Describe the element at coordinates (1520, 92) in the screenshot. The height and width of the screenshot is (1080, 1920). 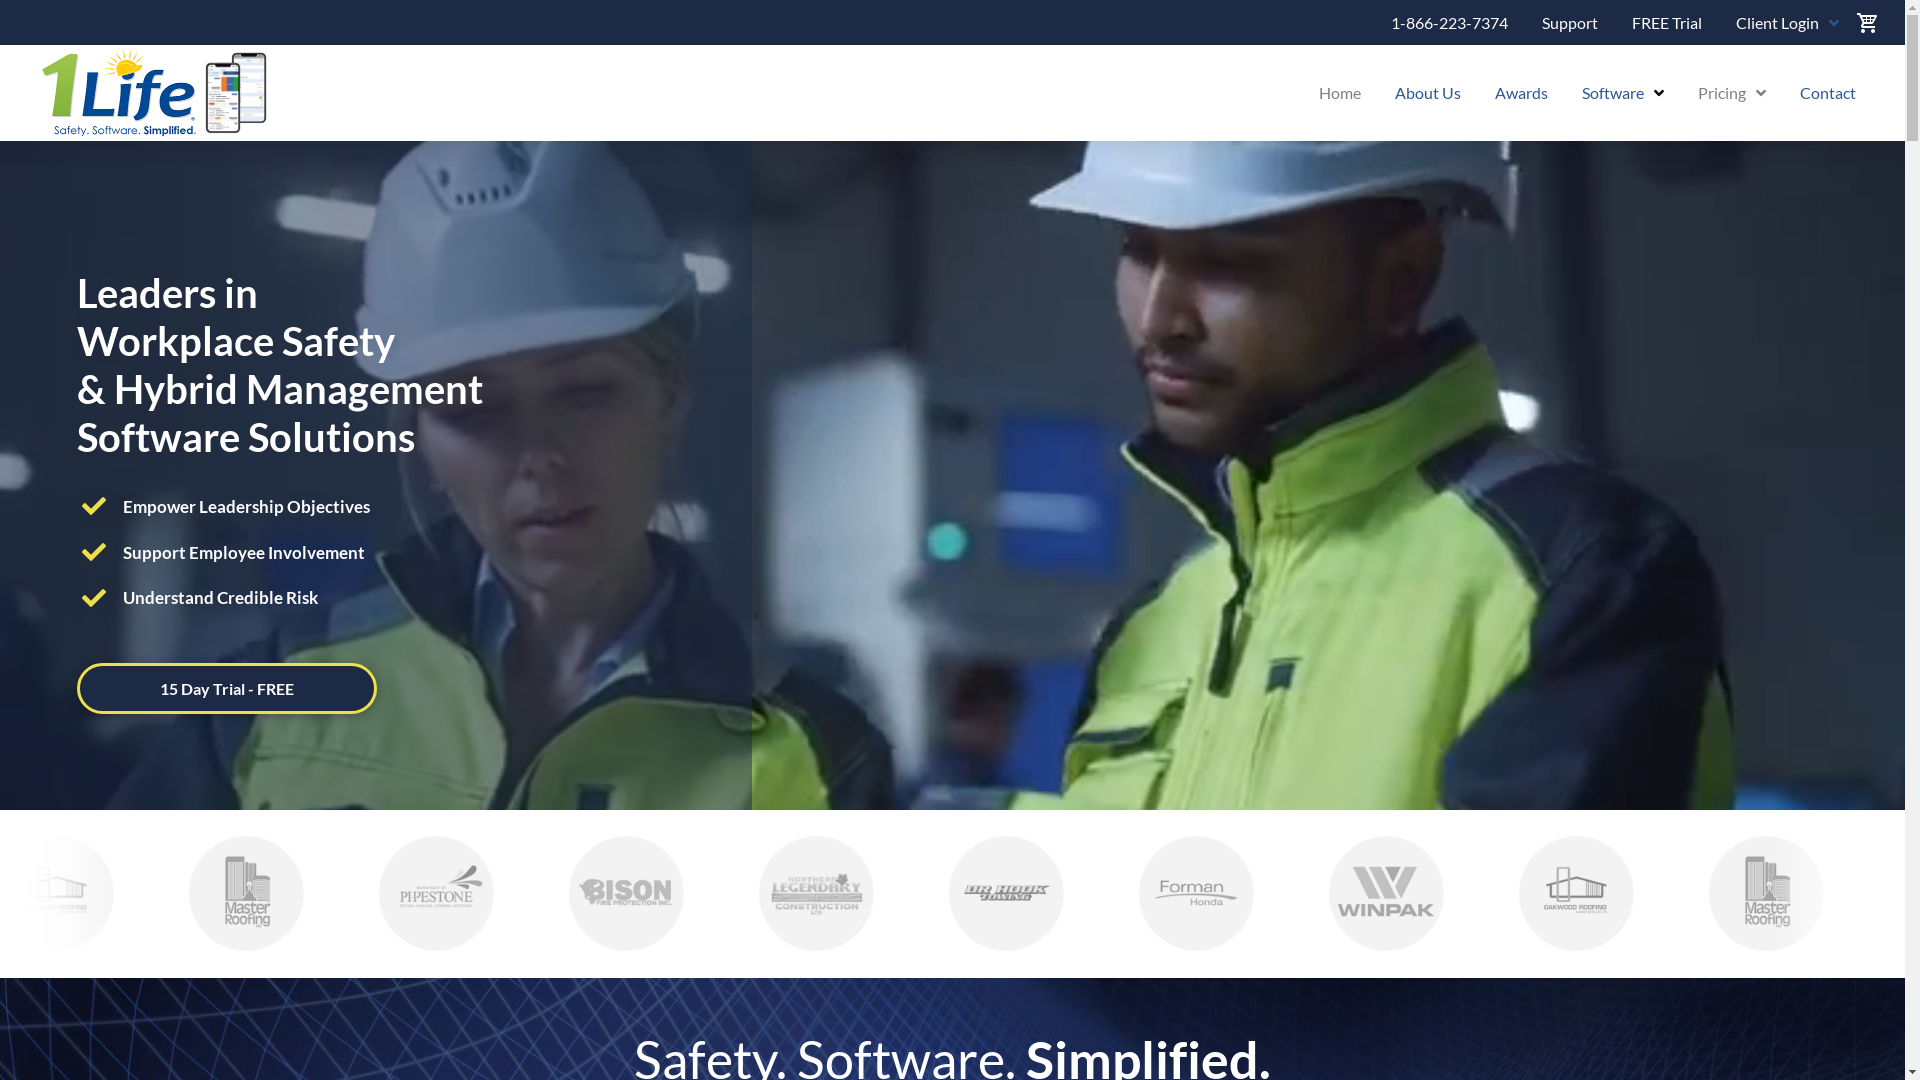
I see `'Awards'` at that location.